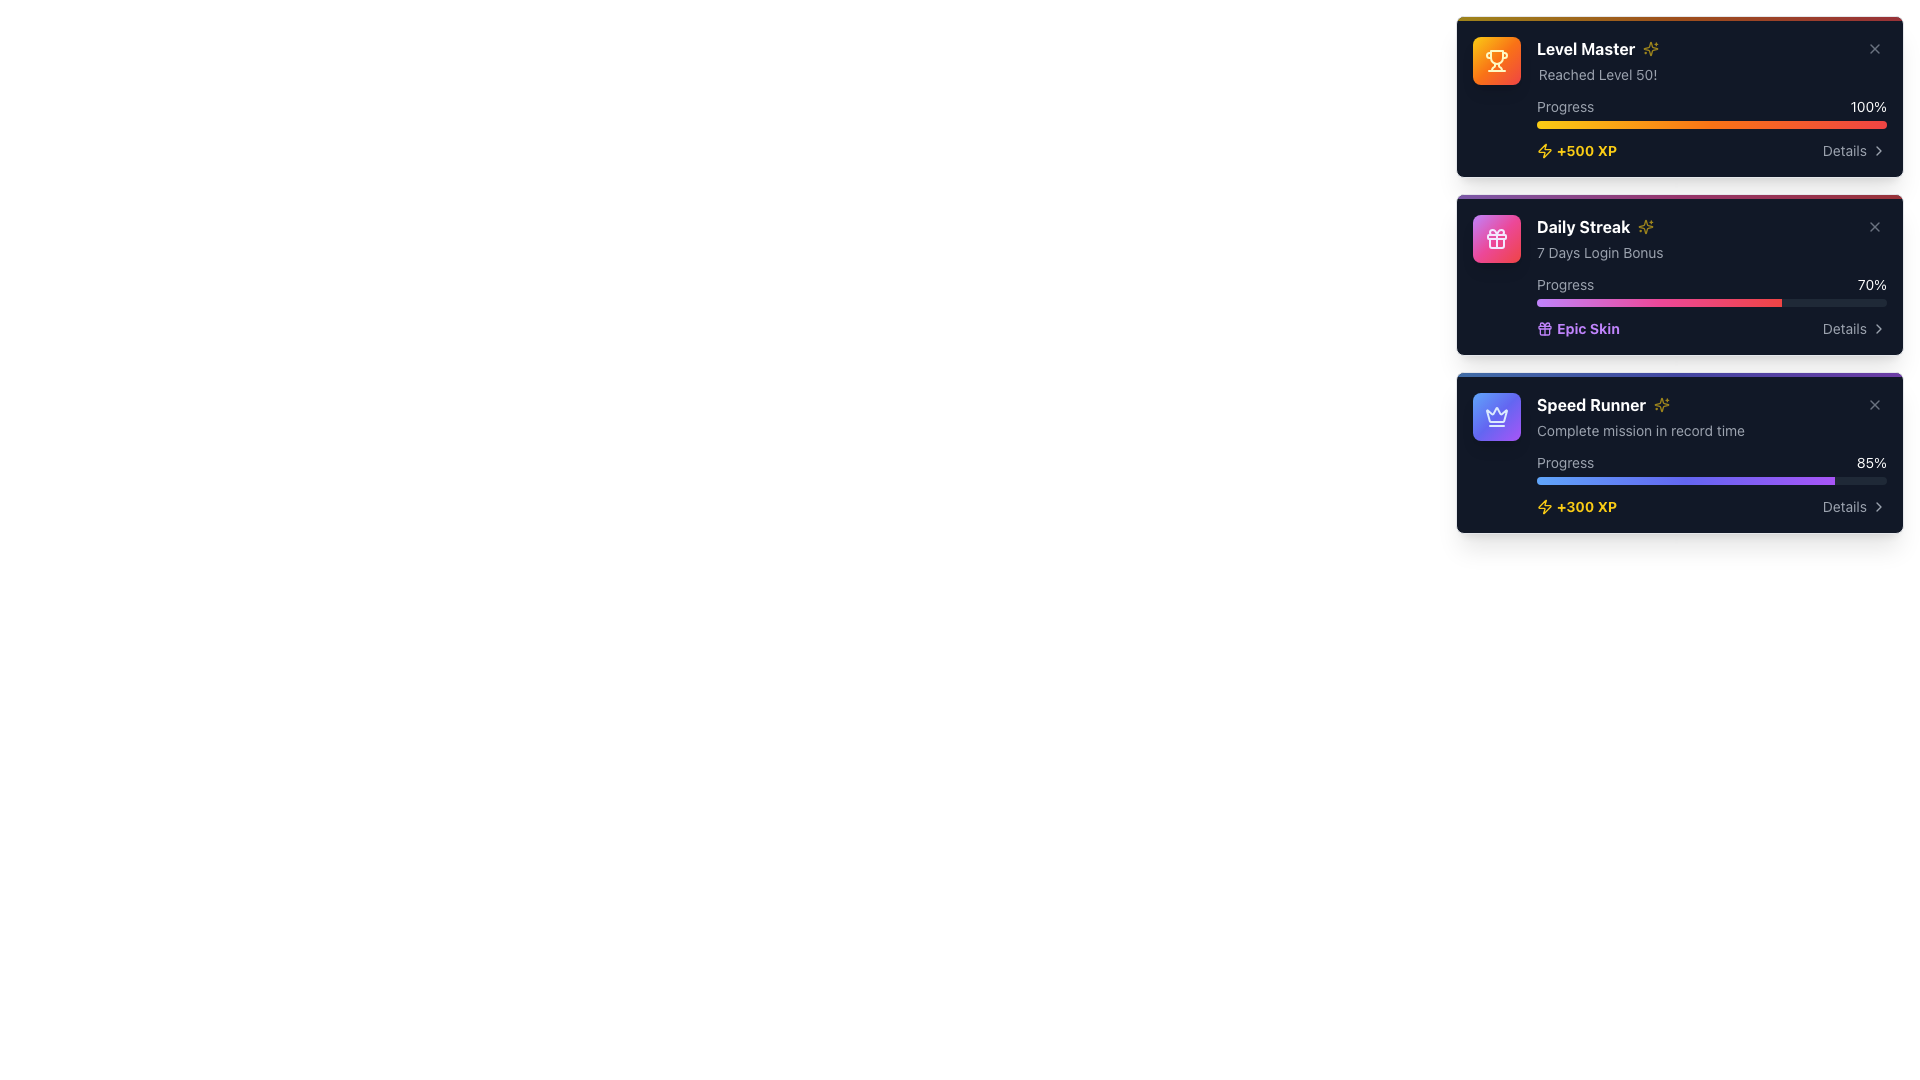 The width and height of the screenshot is (1920, 1080). What do you see at coordinates (1651, 48) in the screenshot?
I see `the sparkles icon with a yellow appearance and glowing animation, located to the right of the 'Level Master' label` at bounding box center [1651, 48].